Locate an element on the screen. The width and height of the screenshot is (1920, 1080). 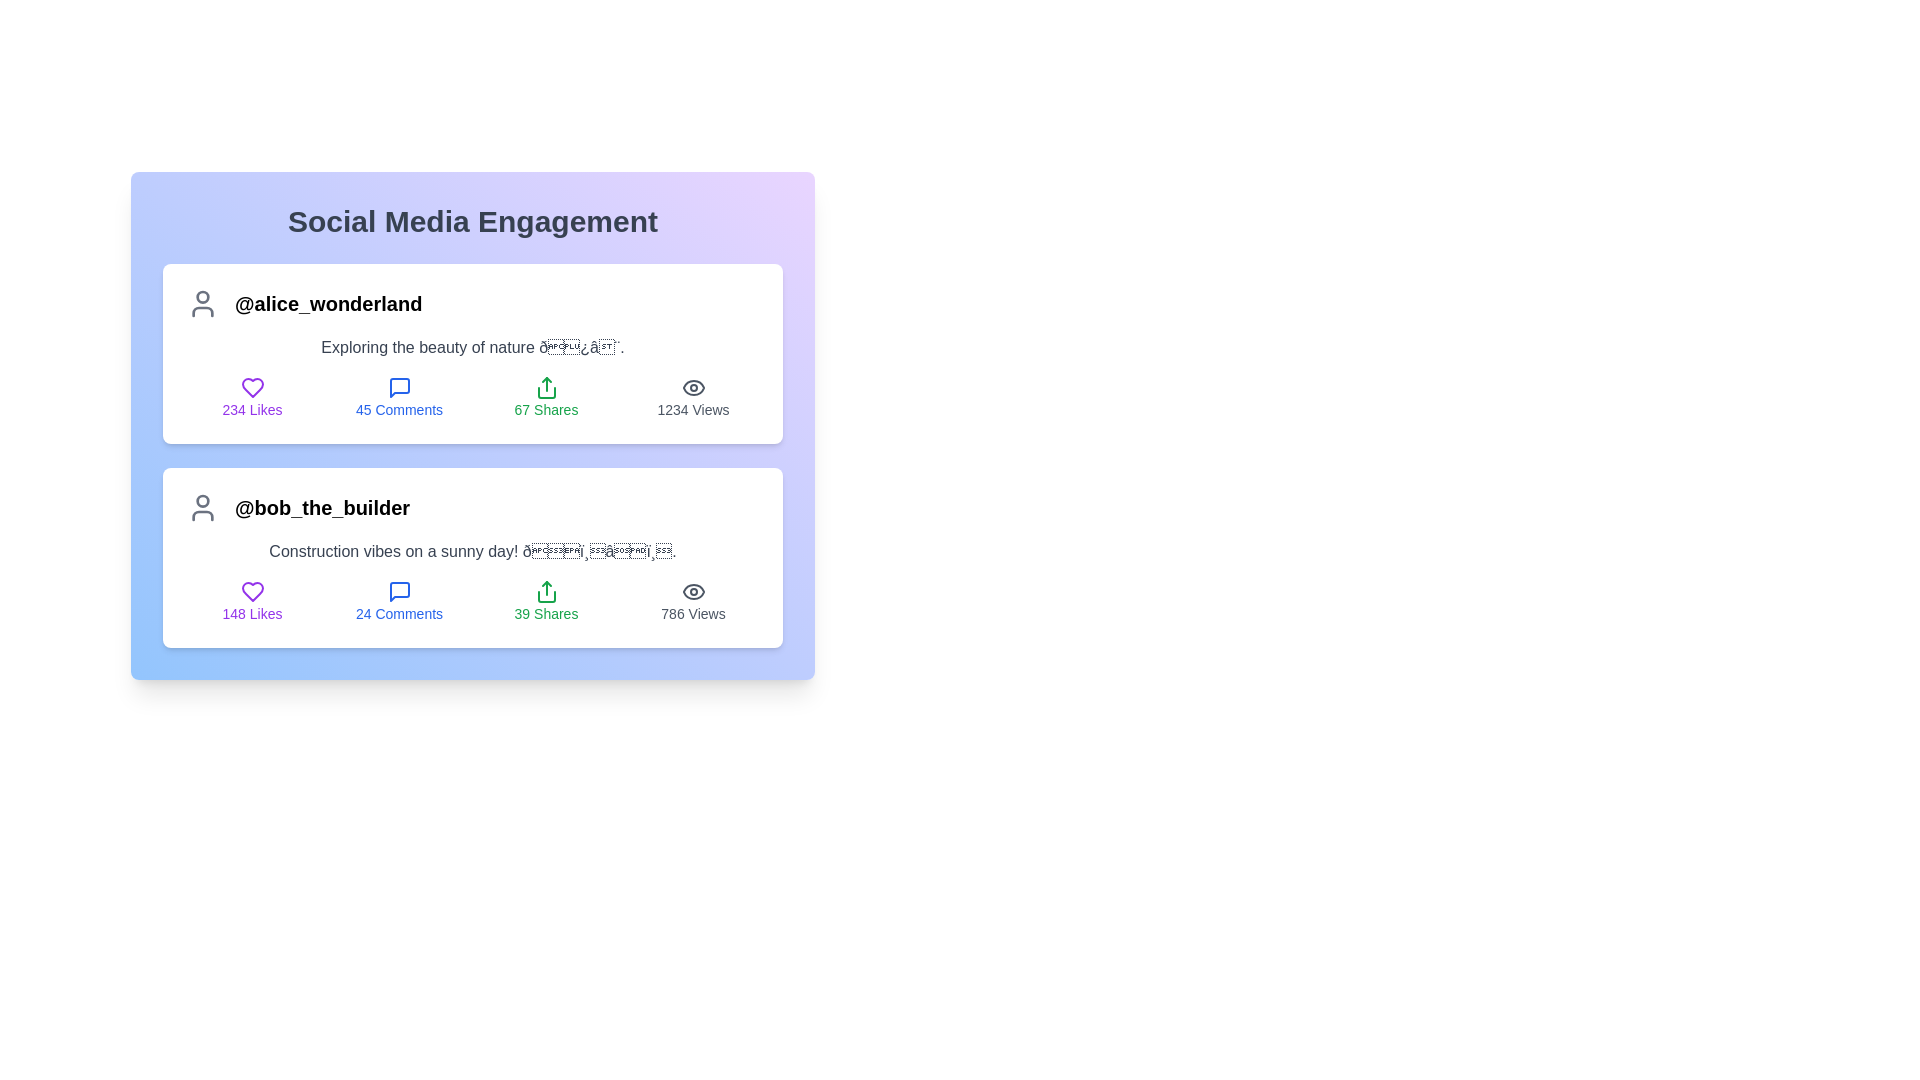
the Text Label displaying the number of likes for the post related to 'bob_the_builder', located in the bottom-left corner of the post section is located at coordinates (251, 612).